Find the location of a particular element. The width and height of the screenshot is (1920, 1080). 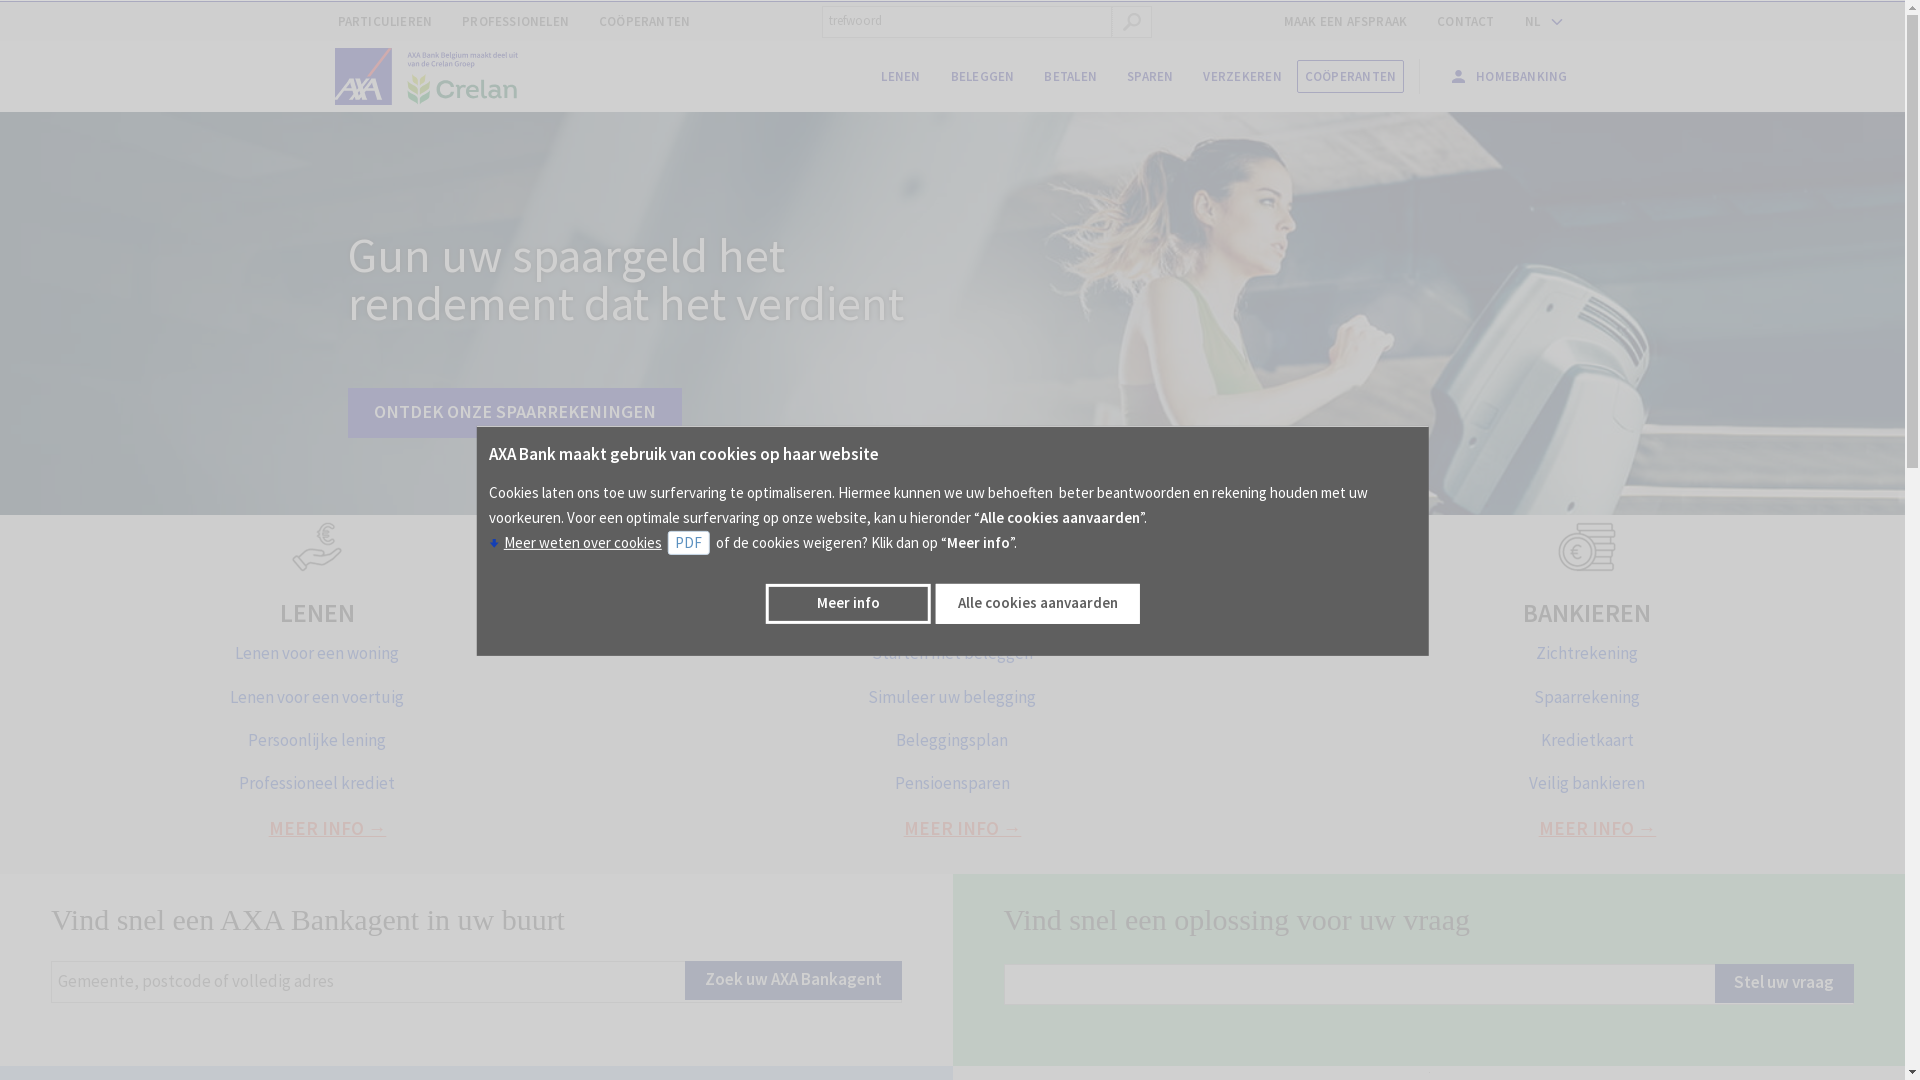

'Zoek uw AXA Bankagent' is located at coordinates (685, 979).